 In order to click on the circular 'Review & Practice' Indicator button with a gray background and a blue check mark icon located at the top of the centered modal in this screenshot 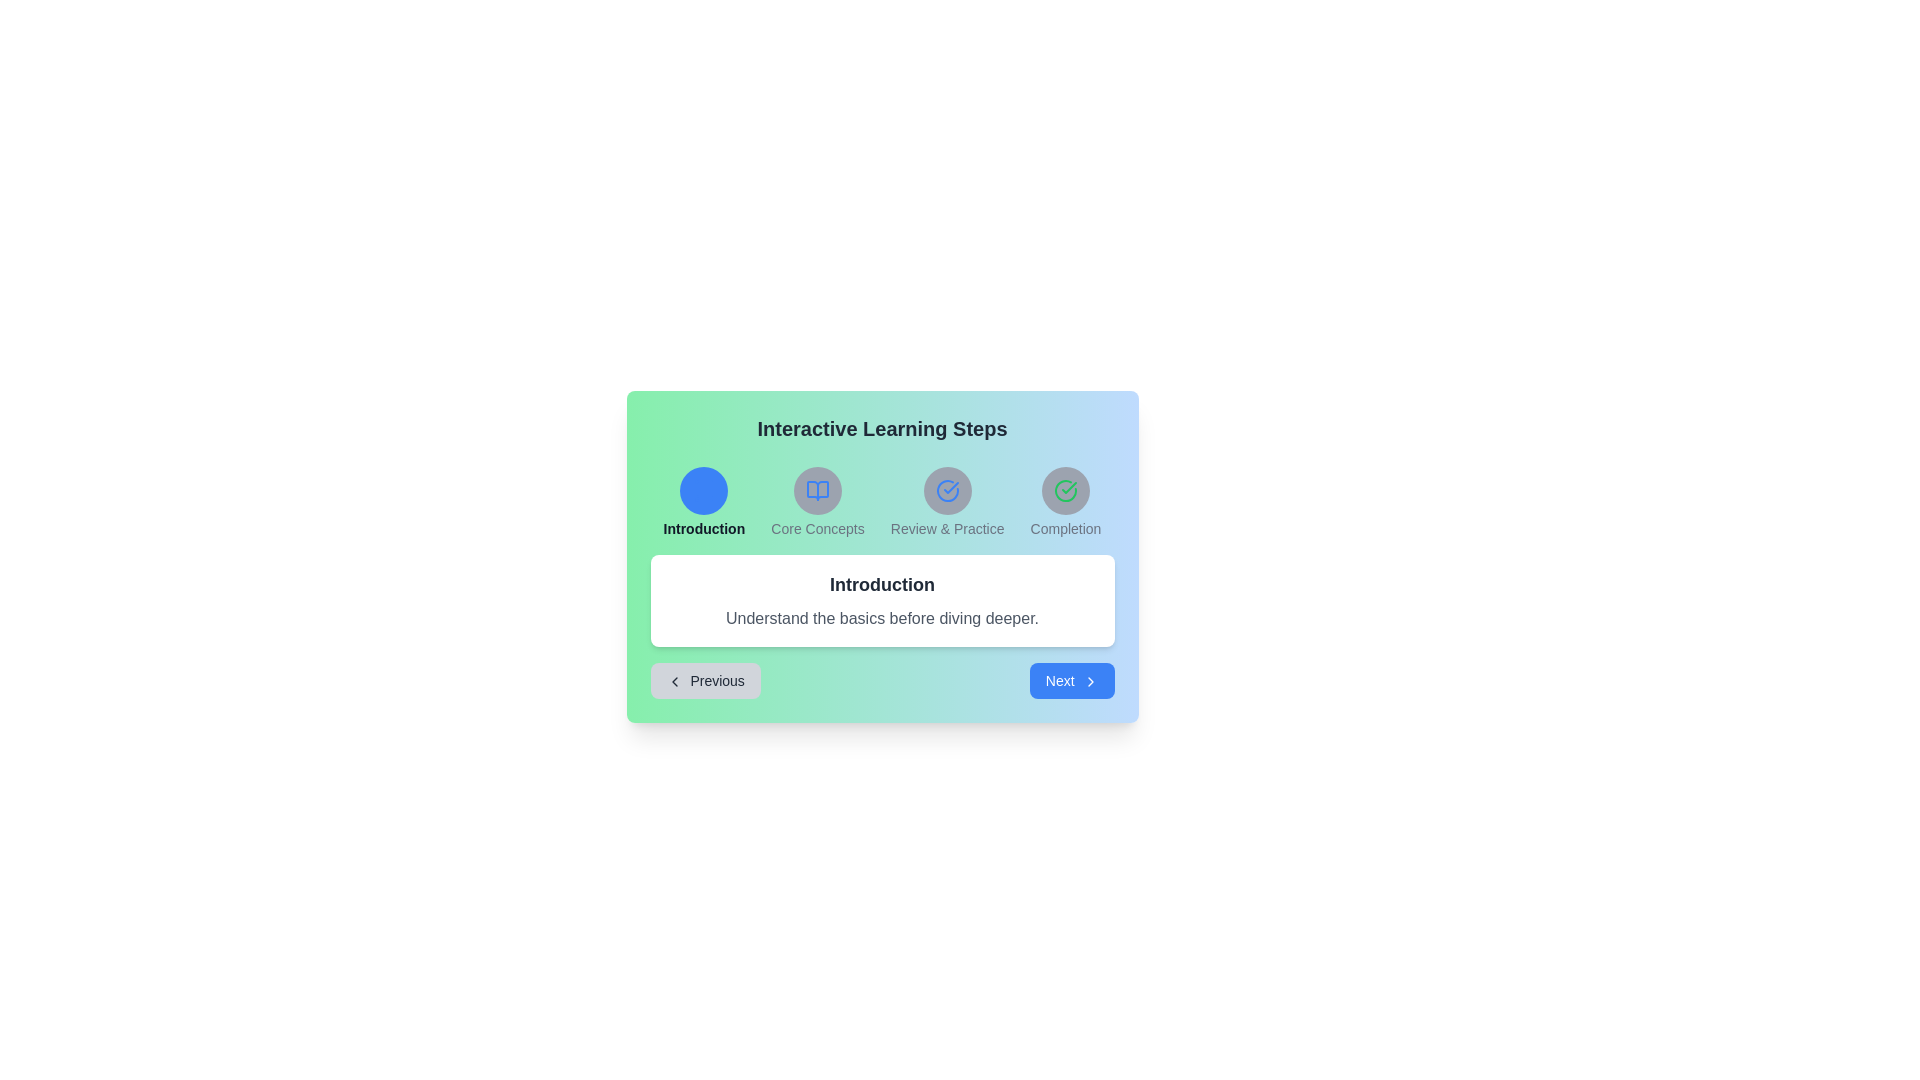, I will do `click(946, 490)`.